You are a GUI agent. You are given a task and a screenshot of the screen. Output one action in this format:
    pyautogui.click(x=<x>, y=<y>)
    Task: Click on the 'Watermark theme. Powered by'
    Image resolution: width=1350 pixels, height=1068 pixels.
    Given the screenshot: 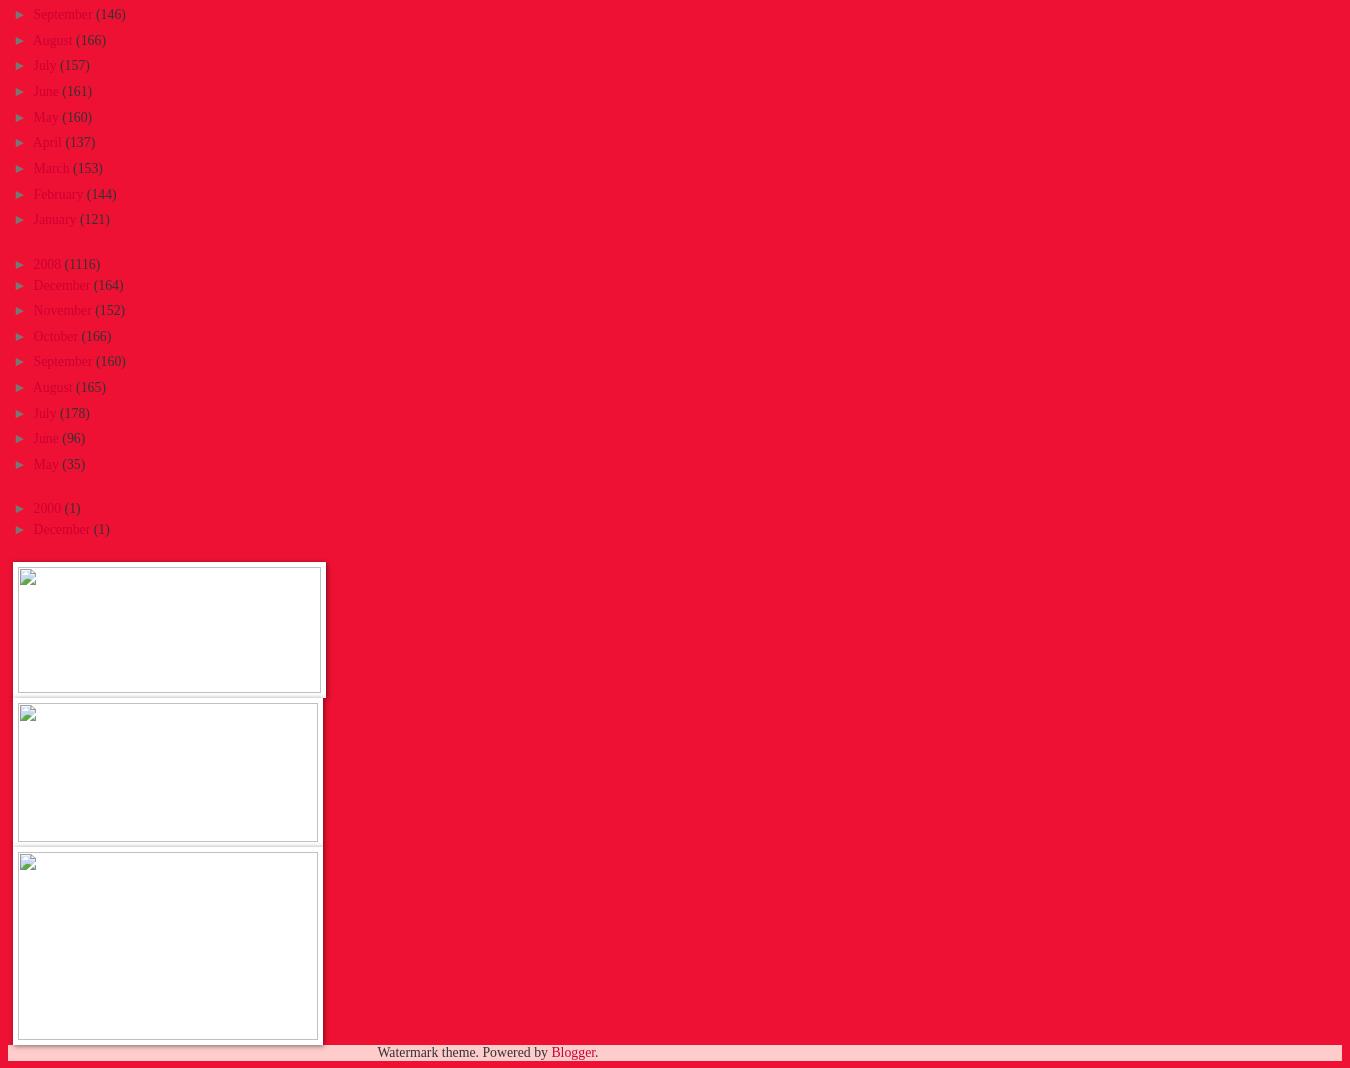 What is the action you would take?
    pyautogui.click(x=462, y=1051)
    